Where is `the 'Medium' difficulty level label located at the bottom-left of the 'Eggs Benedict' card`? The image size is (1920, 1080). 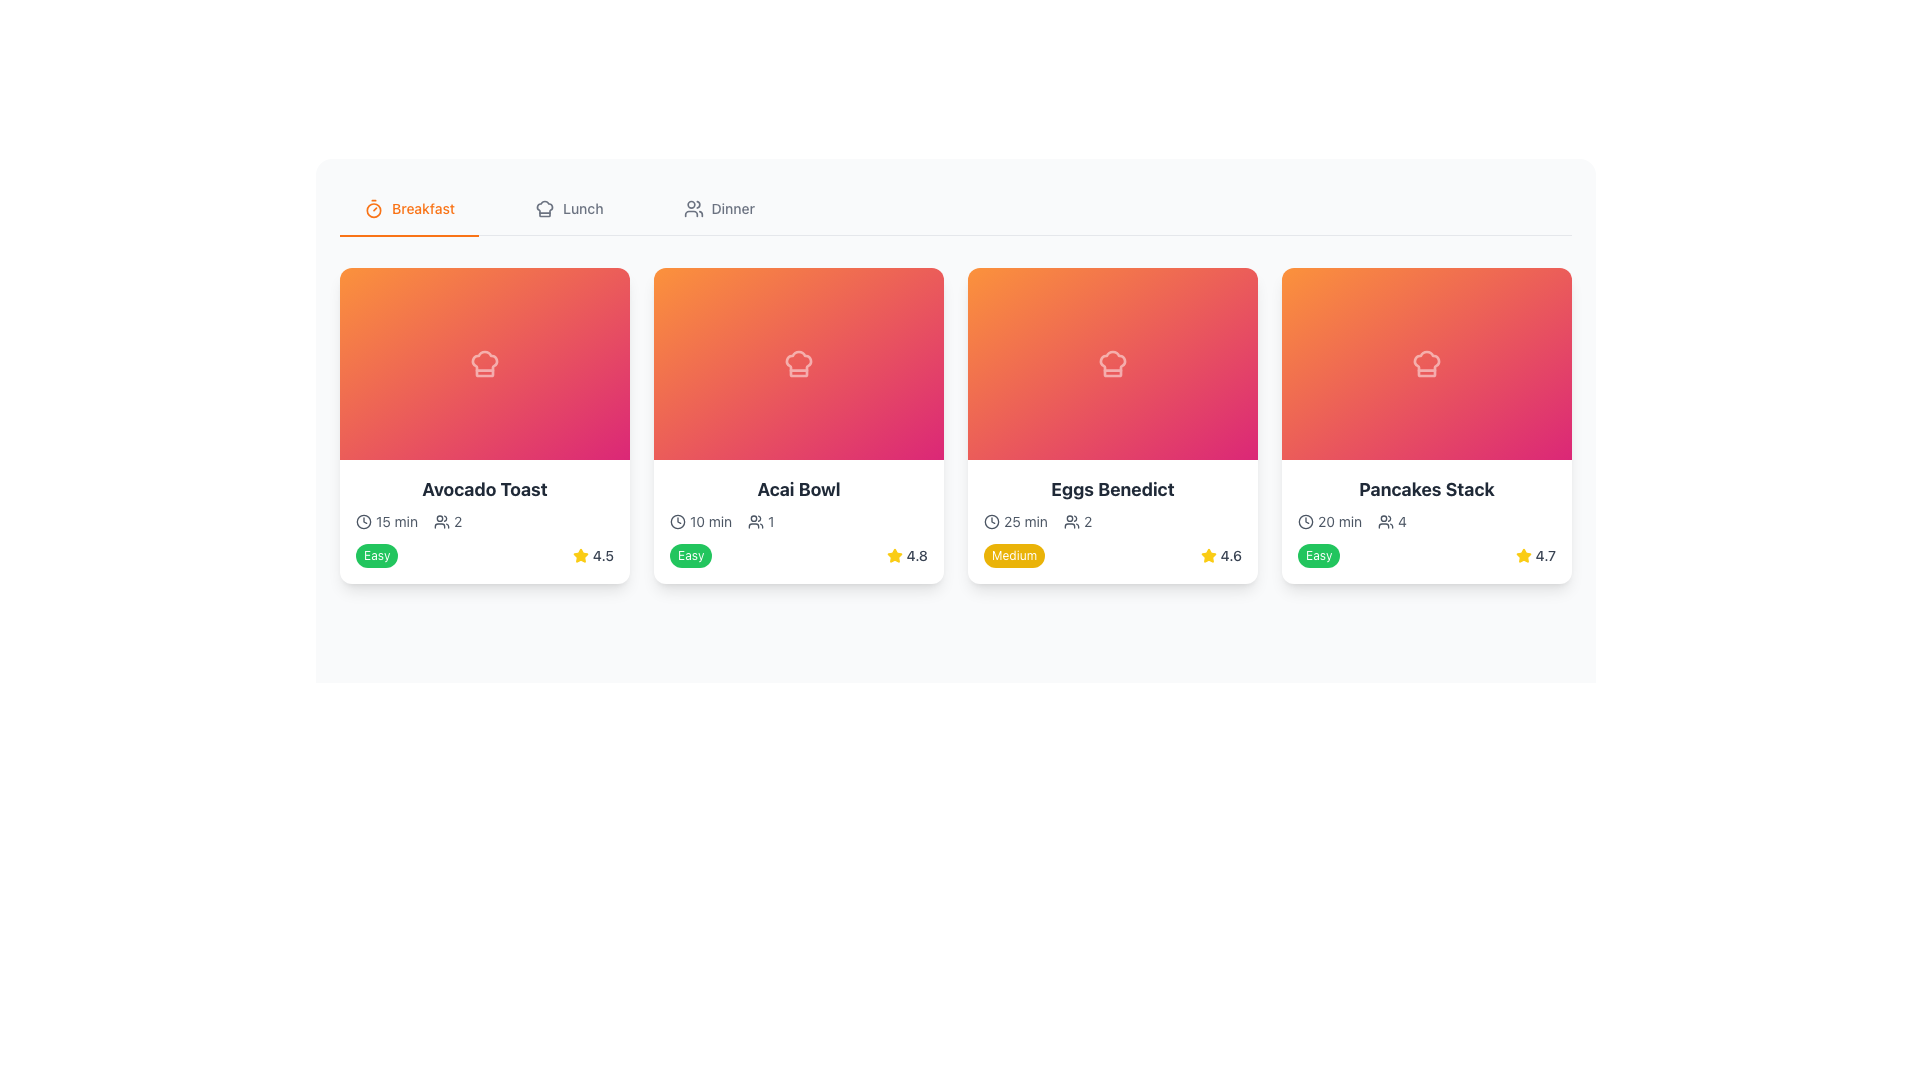
the 'Medium' difficulty level label located at the bottom-left of the 'Eggs Benedict' card is located at coordinates (1014, 555).